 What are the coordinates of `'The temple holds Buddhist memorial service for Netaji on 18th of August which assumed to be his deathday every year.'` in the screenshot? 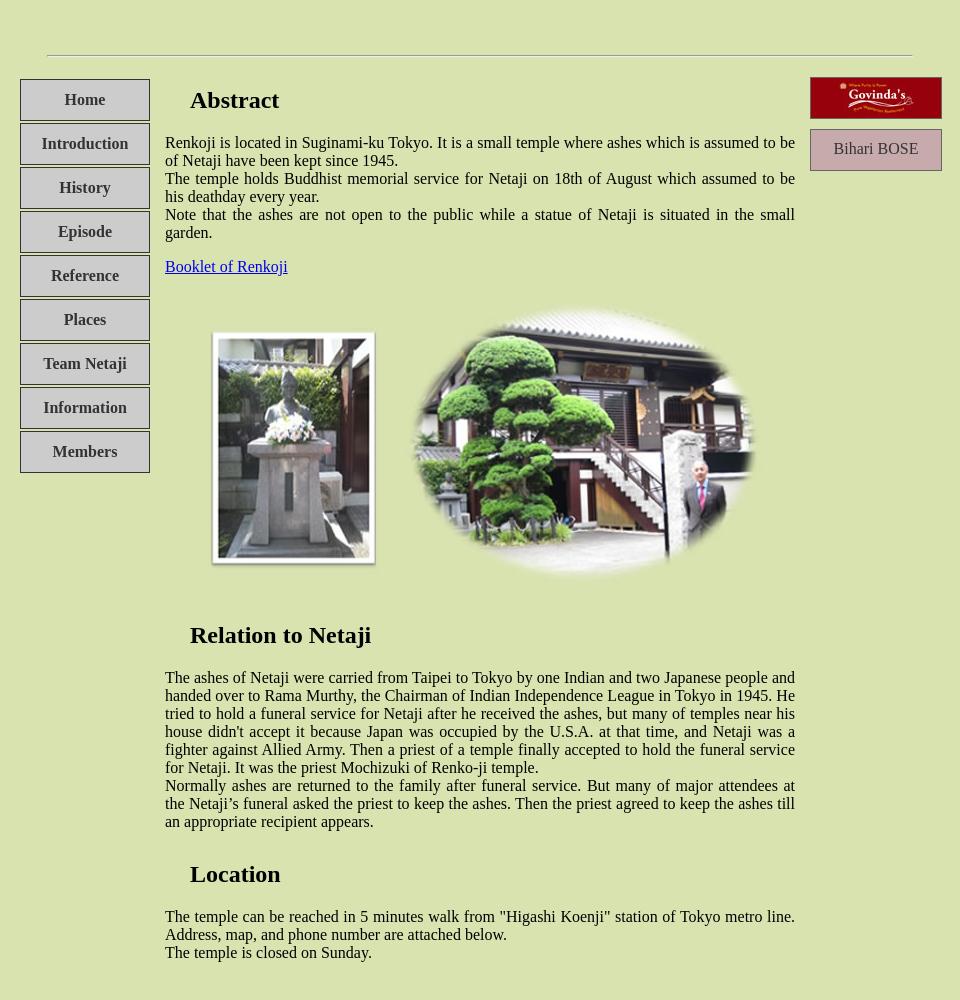 It's located at (480, 186).